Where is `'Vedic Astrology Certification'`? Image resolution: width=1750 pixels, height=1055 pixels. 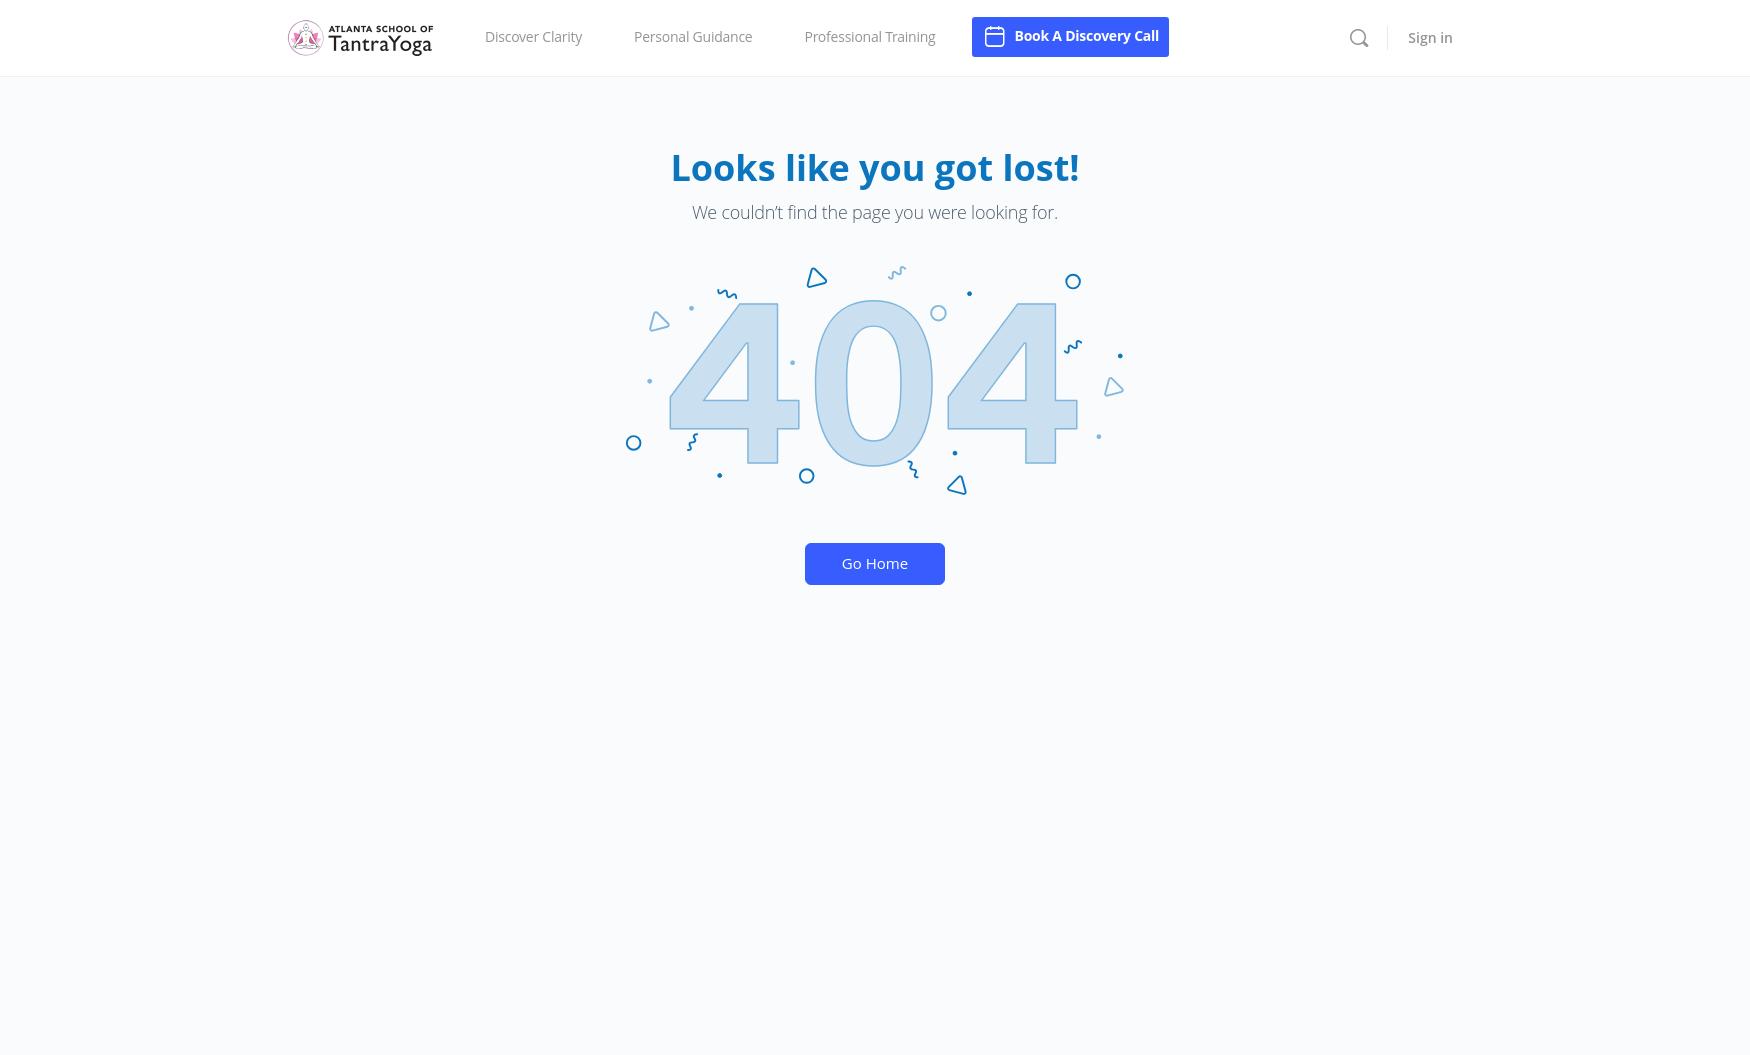 'Vedic Astrology Certification' is located at coordinates (805, 85).